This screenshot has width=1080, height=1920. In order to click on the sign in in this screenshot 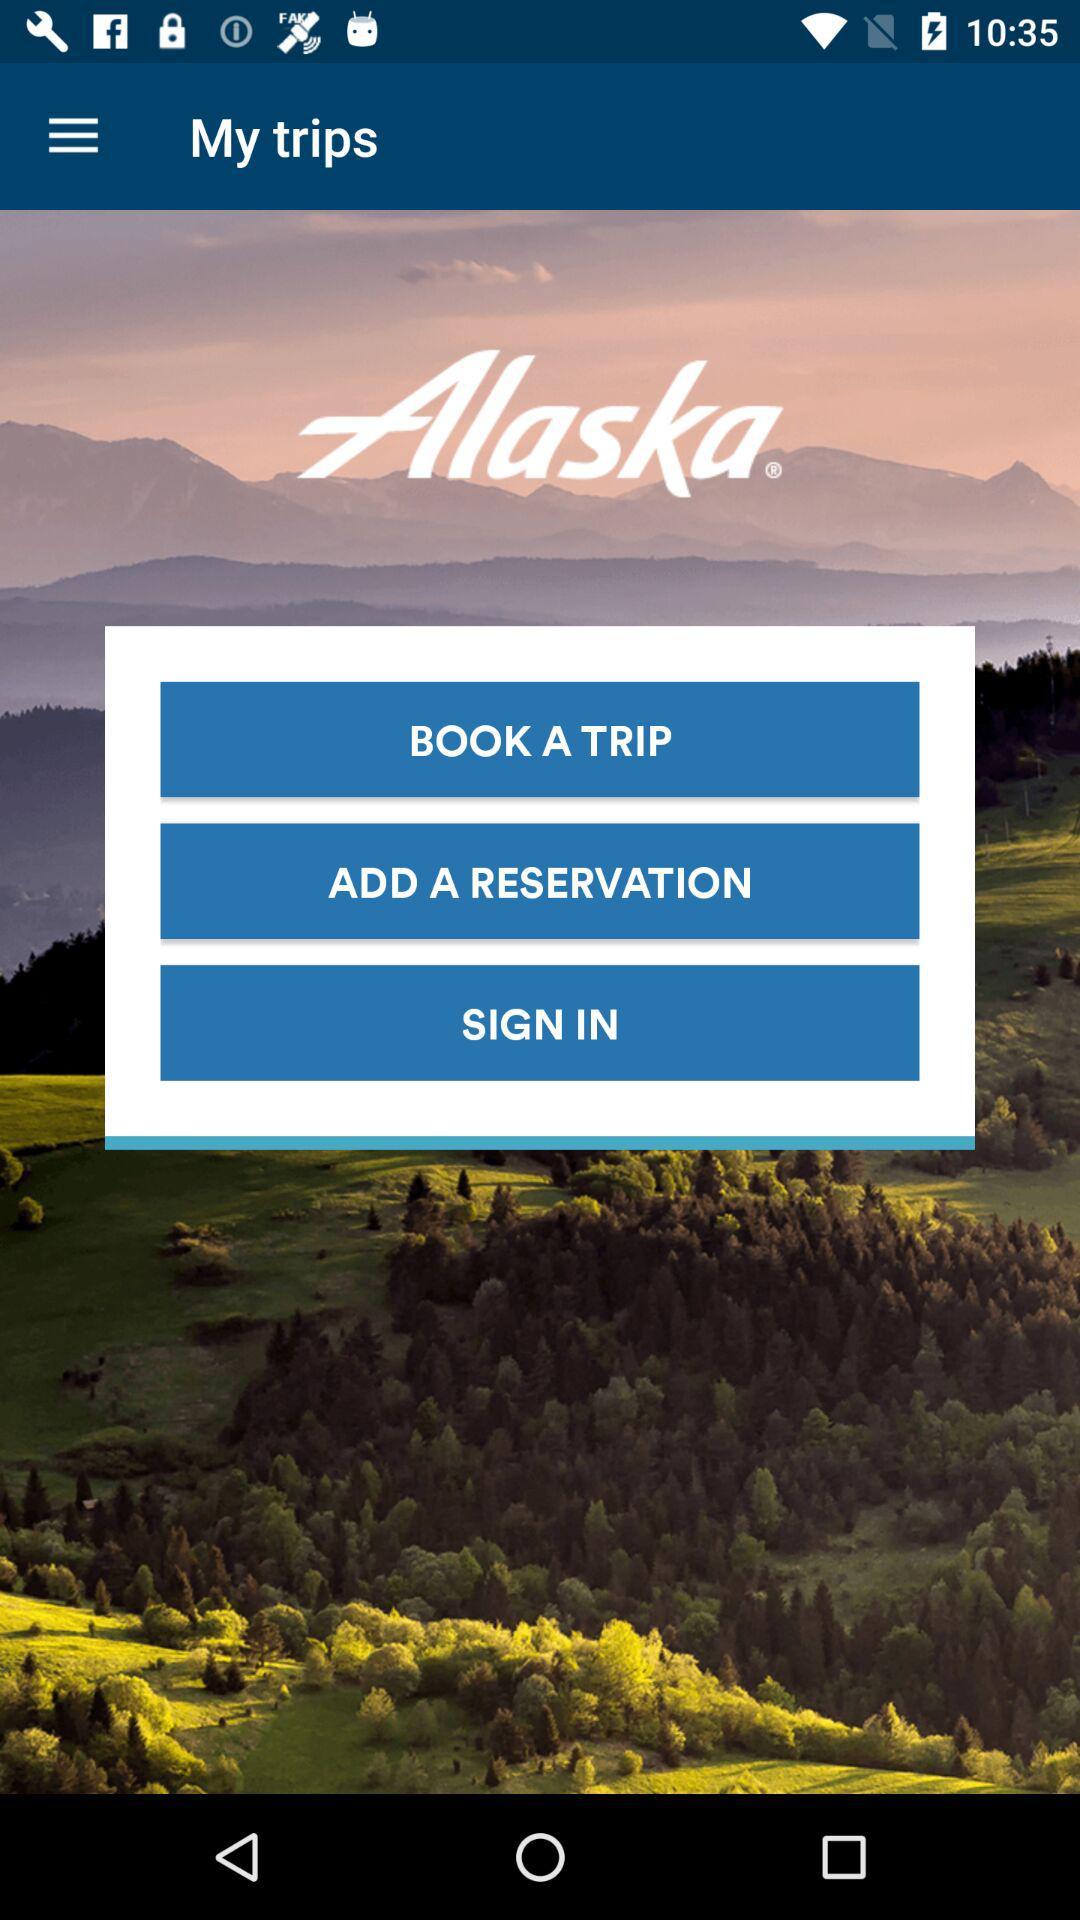, I will do `click(540, 1022)`.